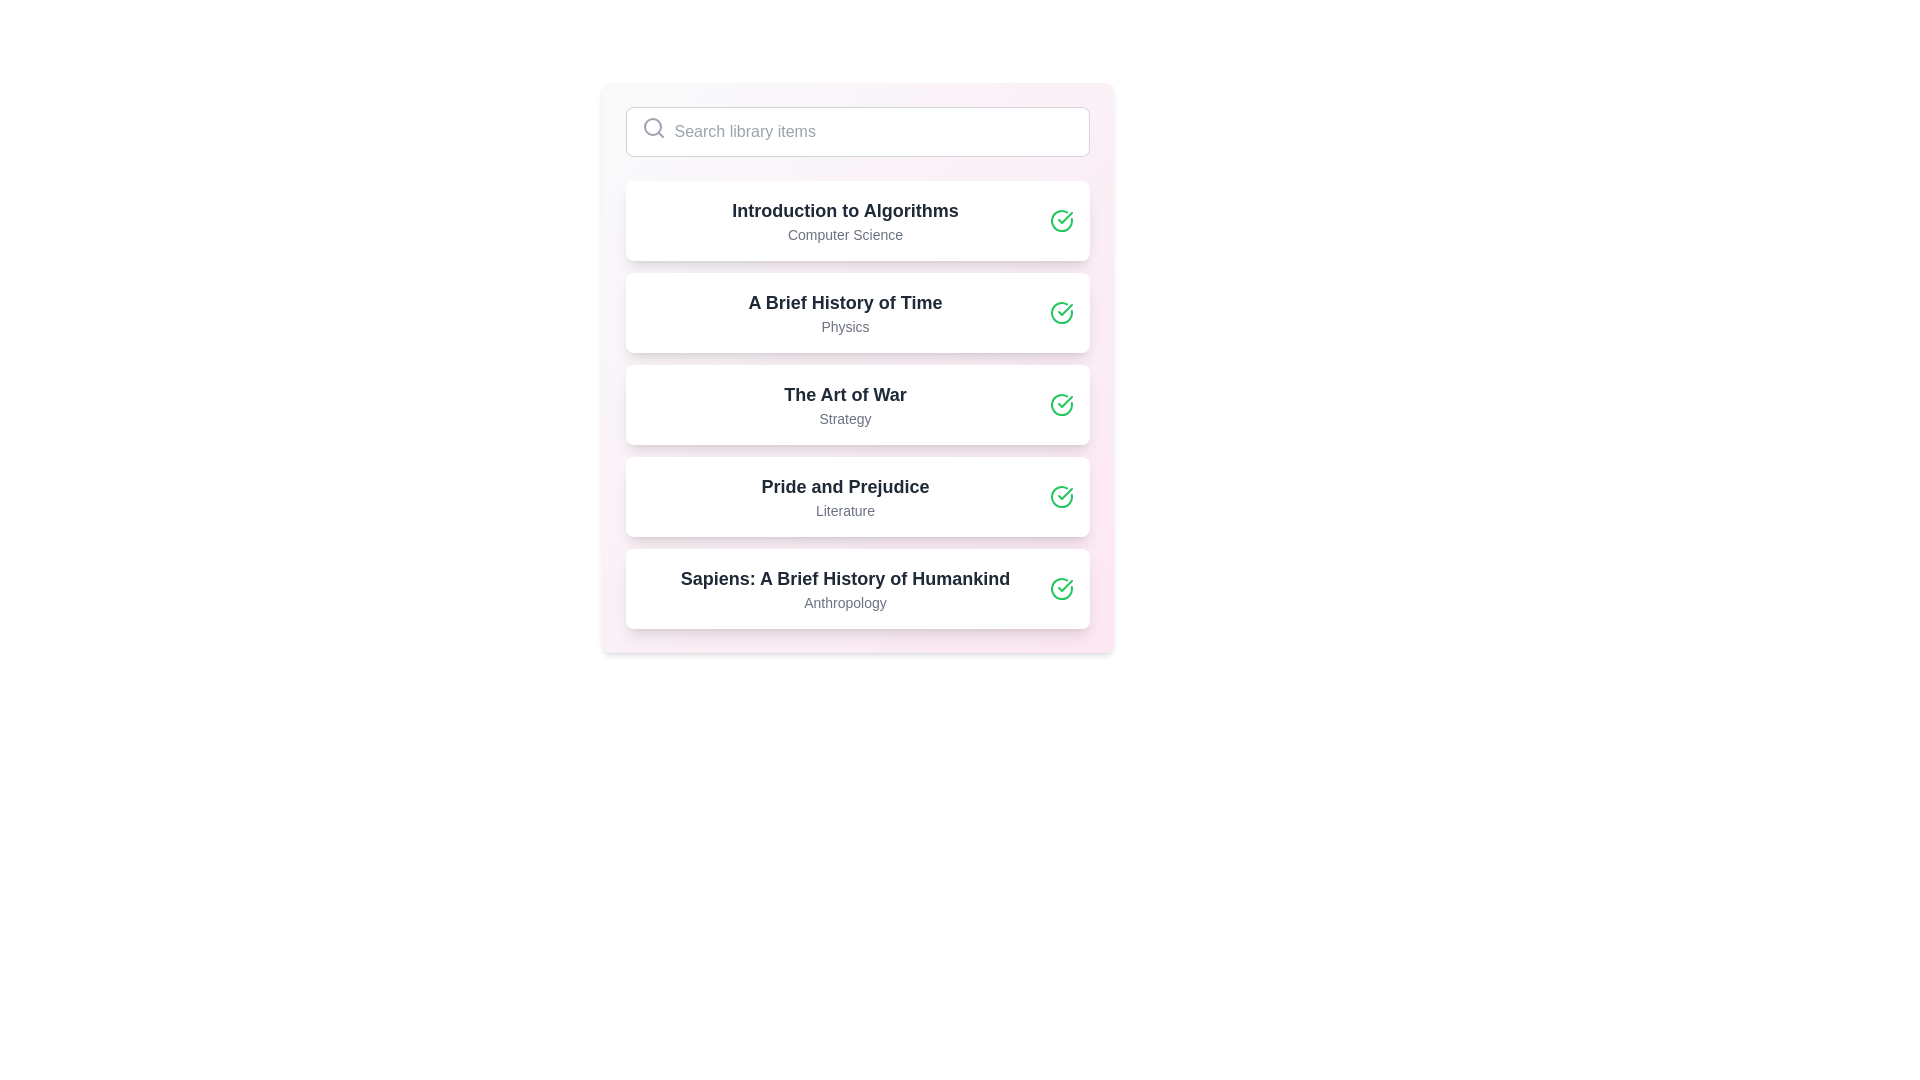  What do you see at coordinates (845, 578) in the screenshot?
I see `title text of the book or library item, which is the first line of text in the scrollable list, positioned above the smaller text 'Anthropology'. This is the fifth entry in the list` at bounding box center [845, 578].